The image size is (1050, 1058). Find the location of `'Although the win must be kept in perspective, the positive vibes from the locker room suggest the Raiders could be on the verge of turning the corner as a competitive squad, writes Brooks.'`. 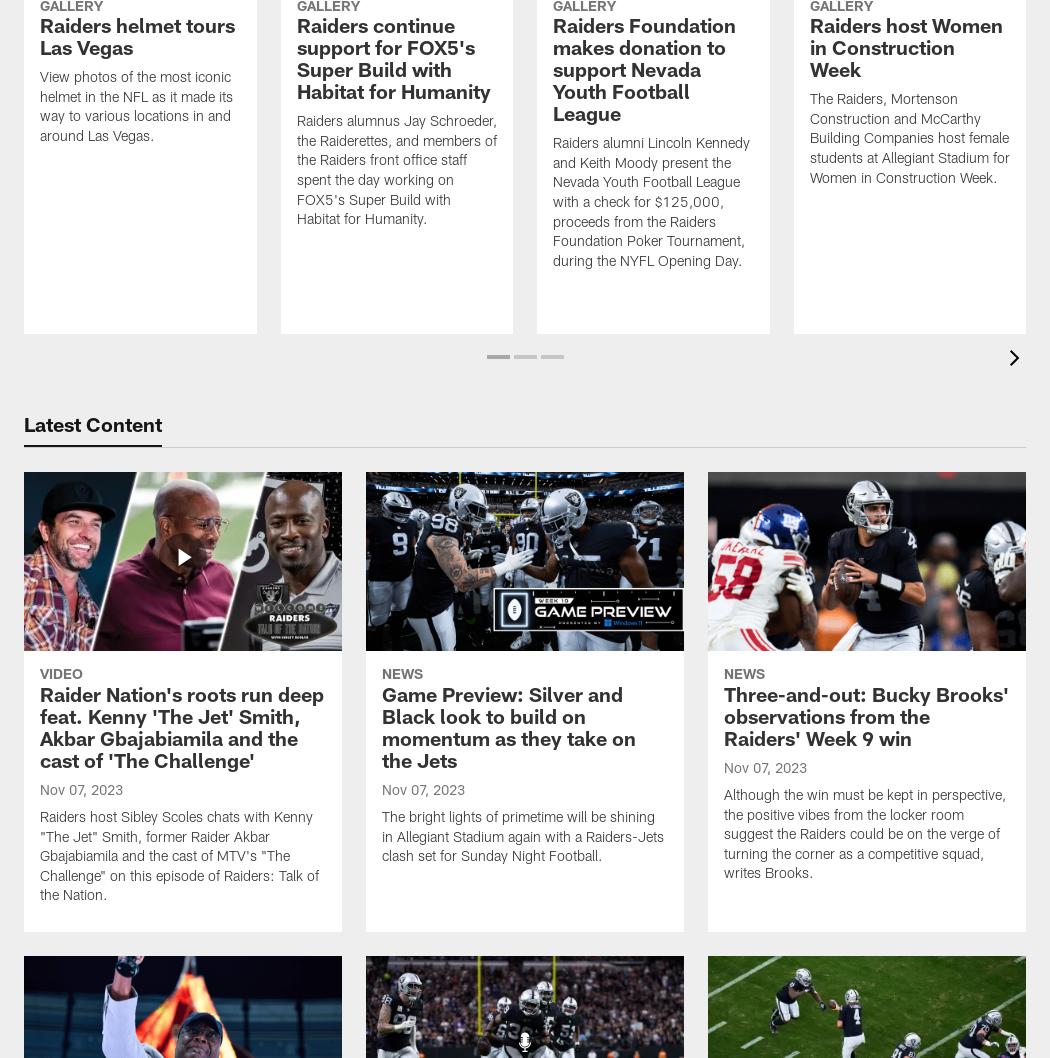

'Although the win must be kept in perspective, the positive vibes from the locker room suggest the Raiders could be on the verge of turning the corner as a competitive squad, writes Brooks.' is located at coordinates (863, 835).